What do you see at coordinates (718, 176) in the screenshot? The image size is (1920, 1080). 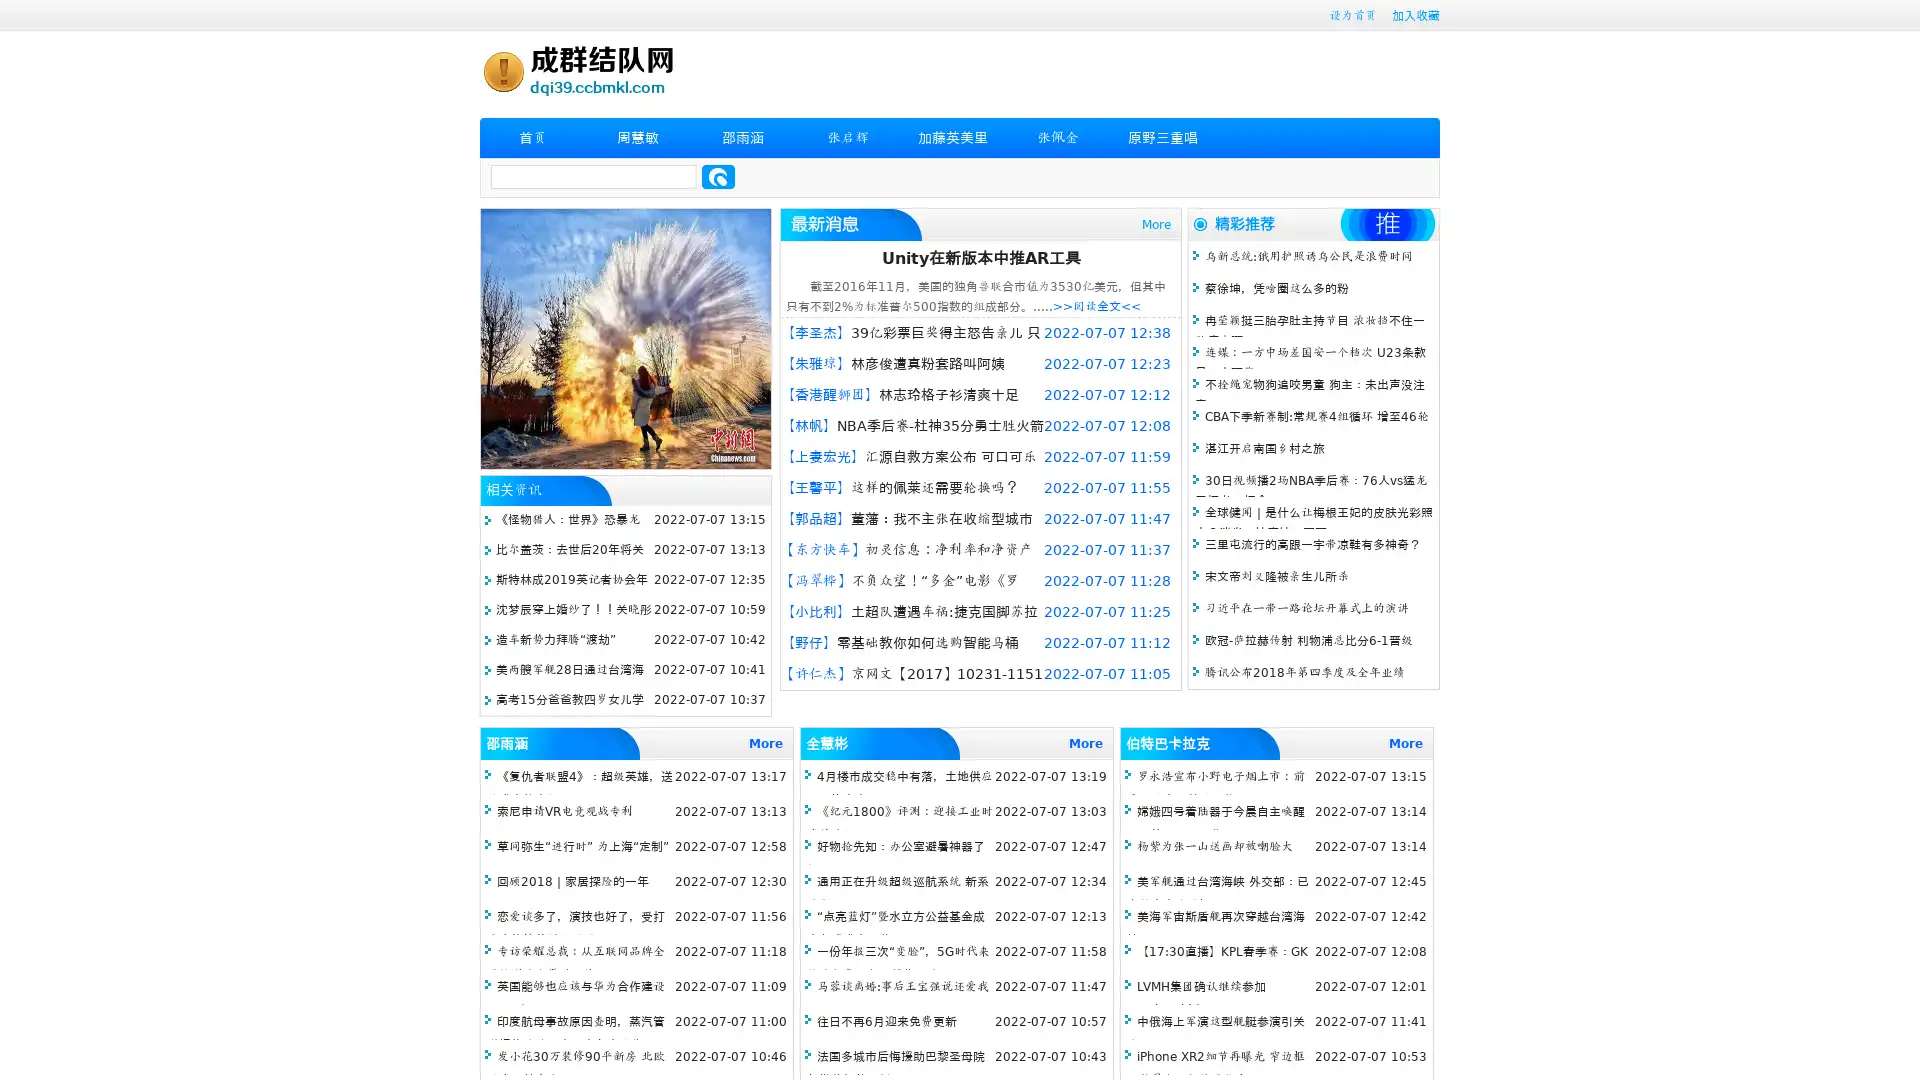 I see `Search` at bounding box center [718, 176].